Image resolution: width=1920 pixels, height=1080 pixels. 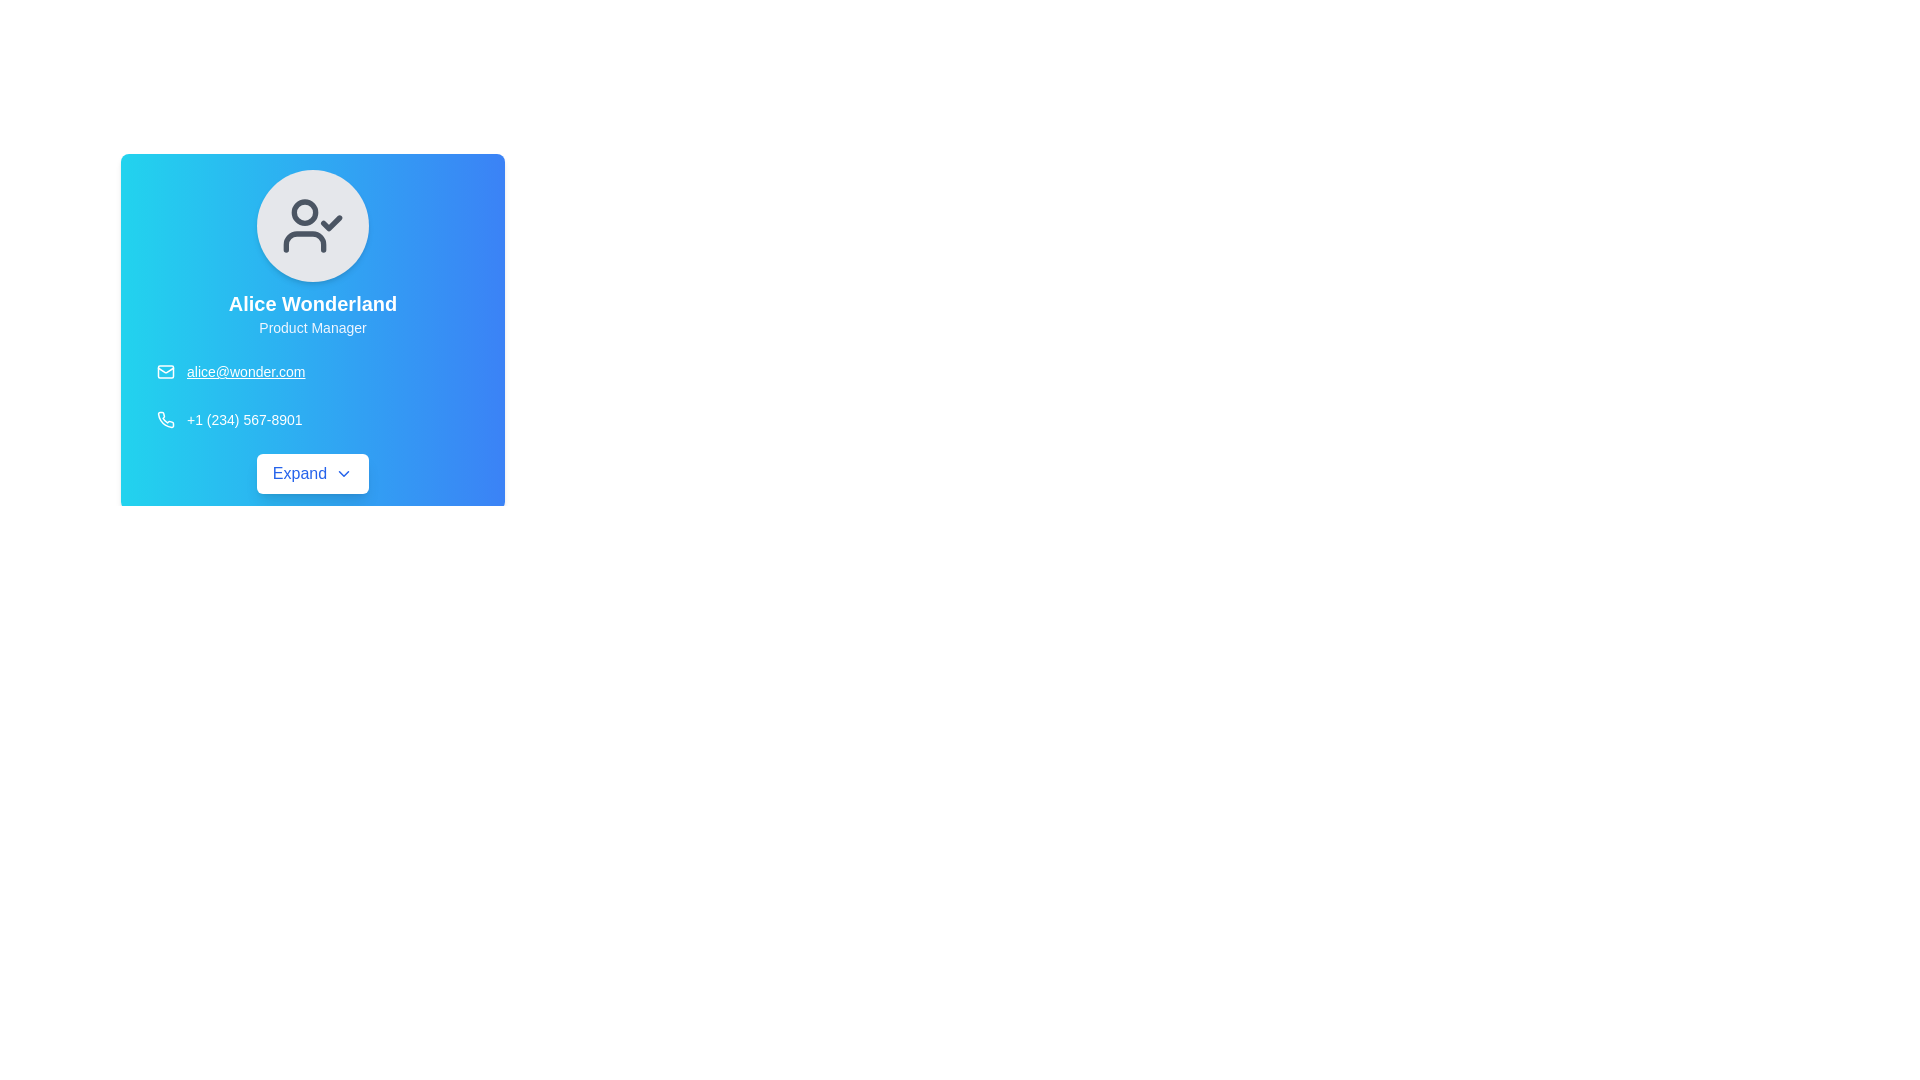 I want to click on the phone icon, which is depicted in minimalistic line art style with a white stroke on a blue background, located to the left of the phone number '+1 (234) 567-8901', so click(x=166, y=419).